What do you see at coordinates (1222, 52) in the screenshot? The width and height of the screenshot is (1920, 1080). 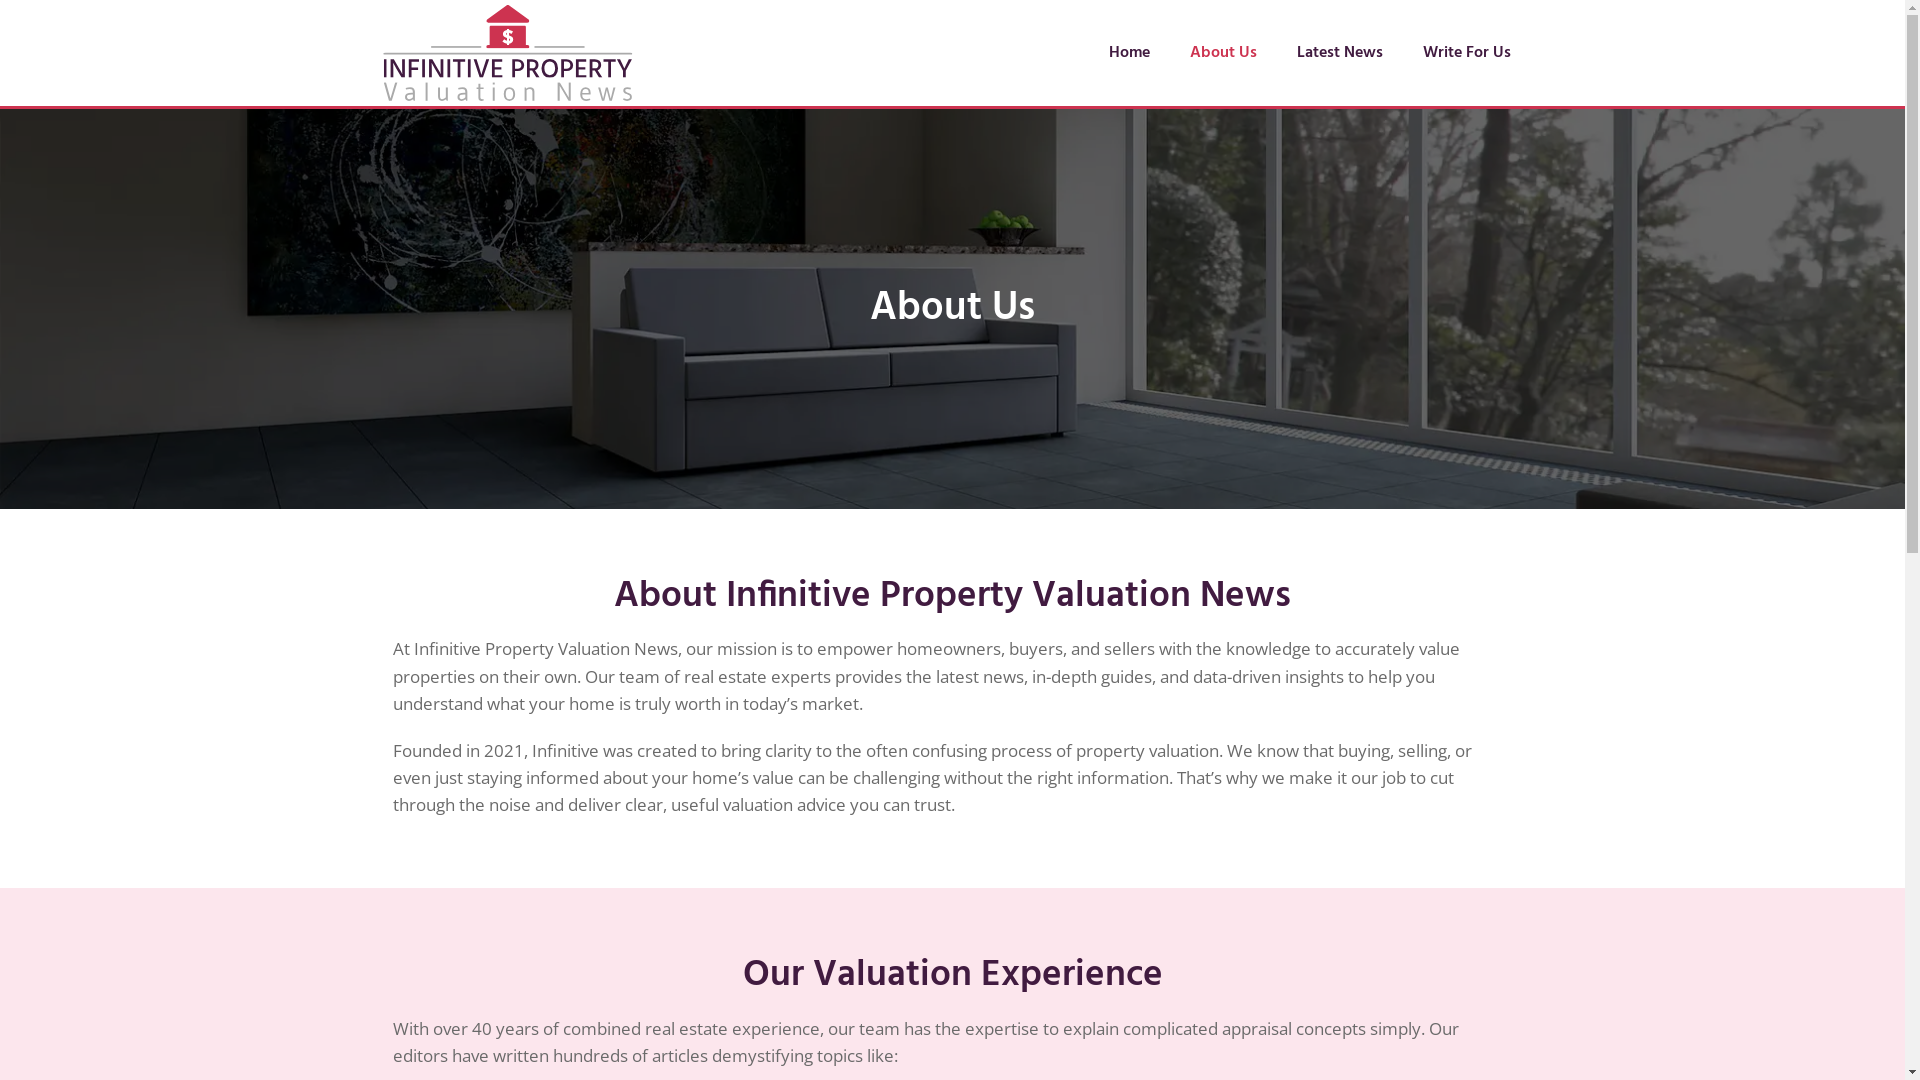 I see `'About Us'` at bounding box center [1222, 52].